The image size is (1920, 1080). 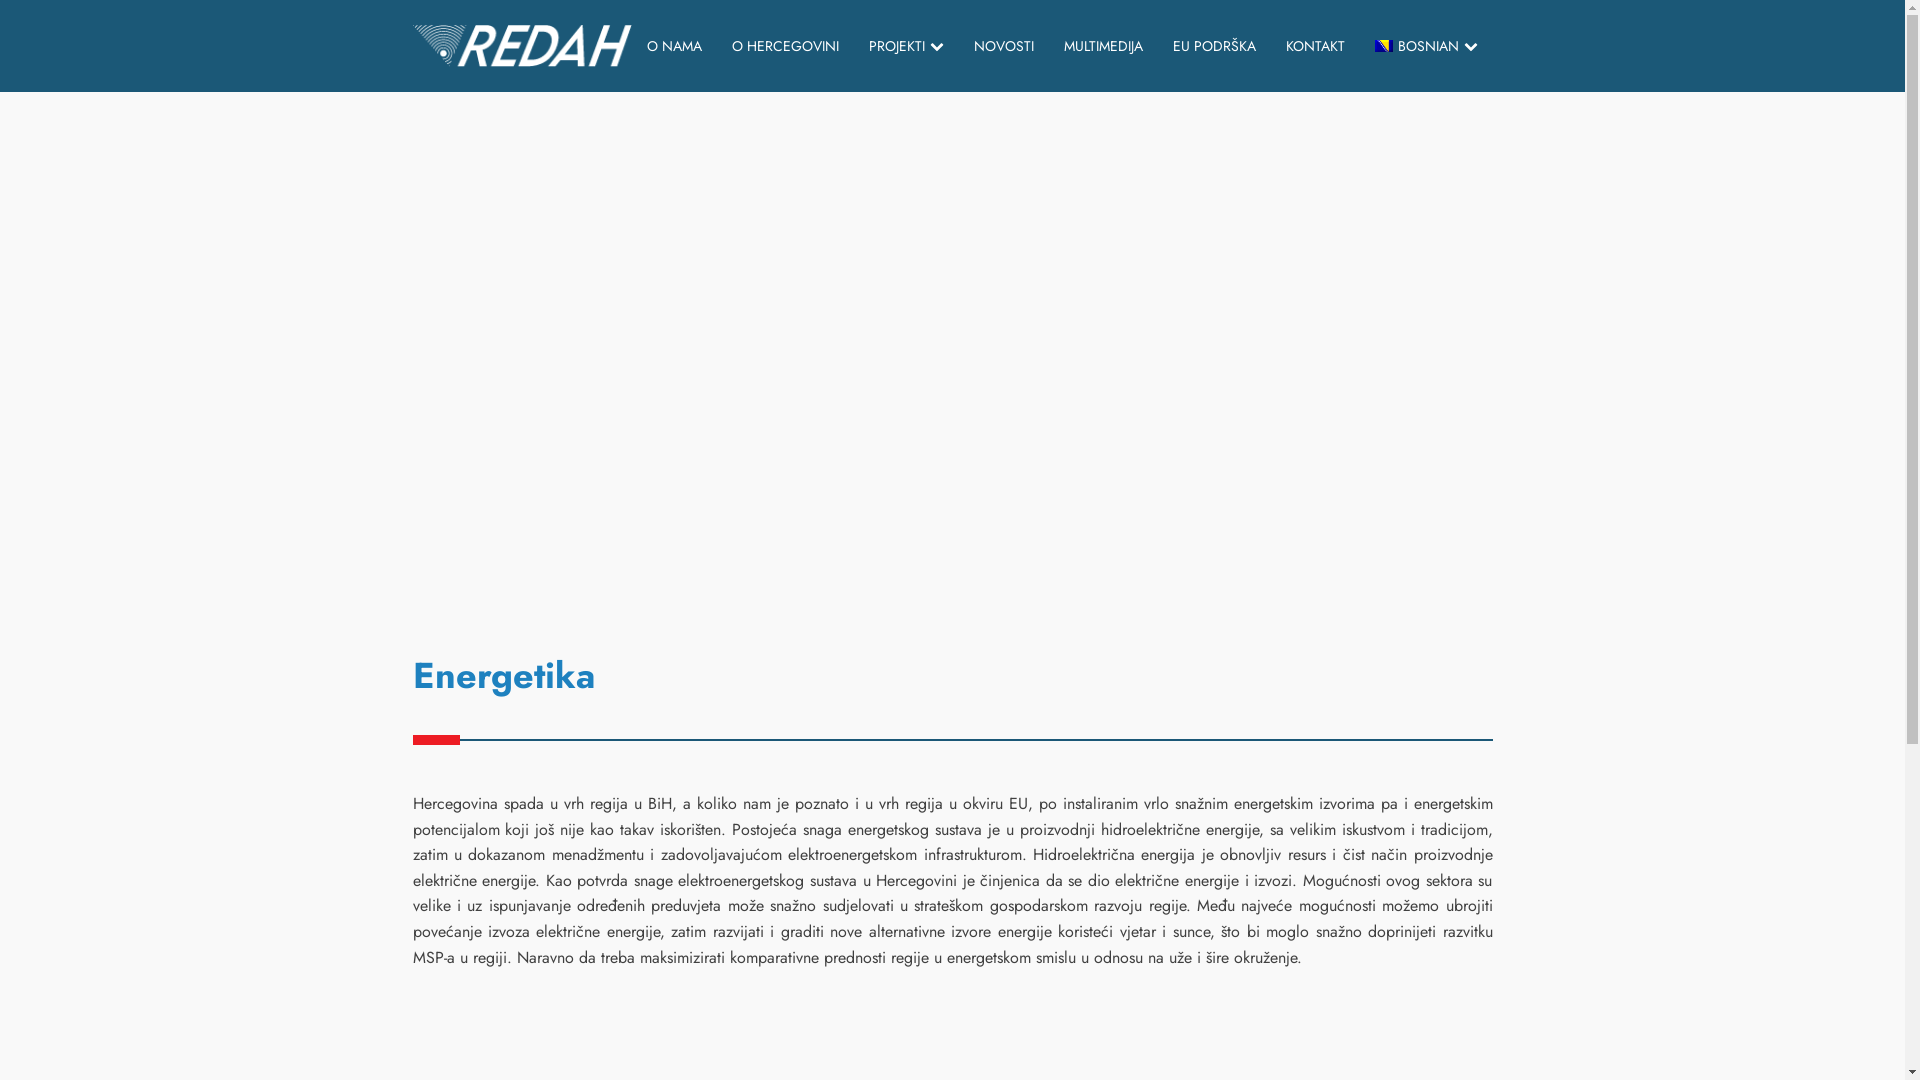 I want to click on 'KONTAKT', so click(x=1315, y=45).